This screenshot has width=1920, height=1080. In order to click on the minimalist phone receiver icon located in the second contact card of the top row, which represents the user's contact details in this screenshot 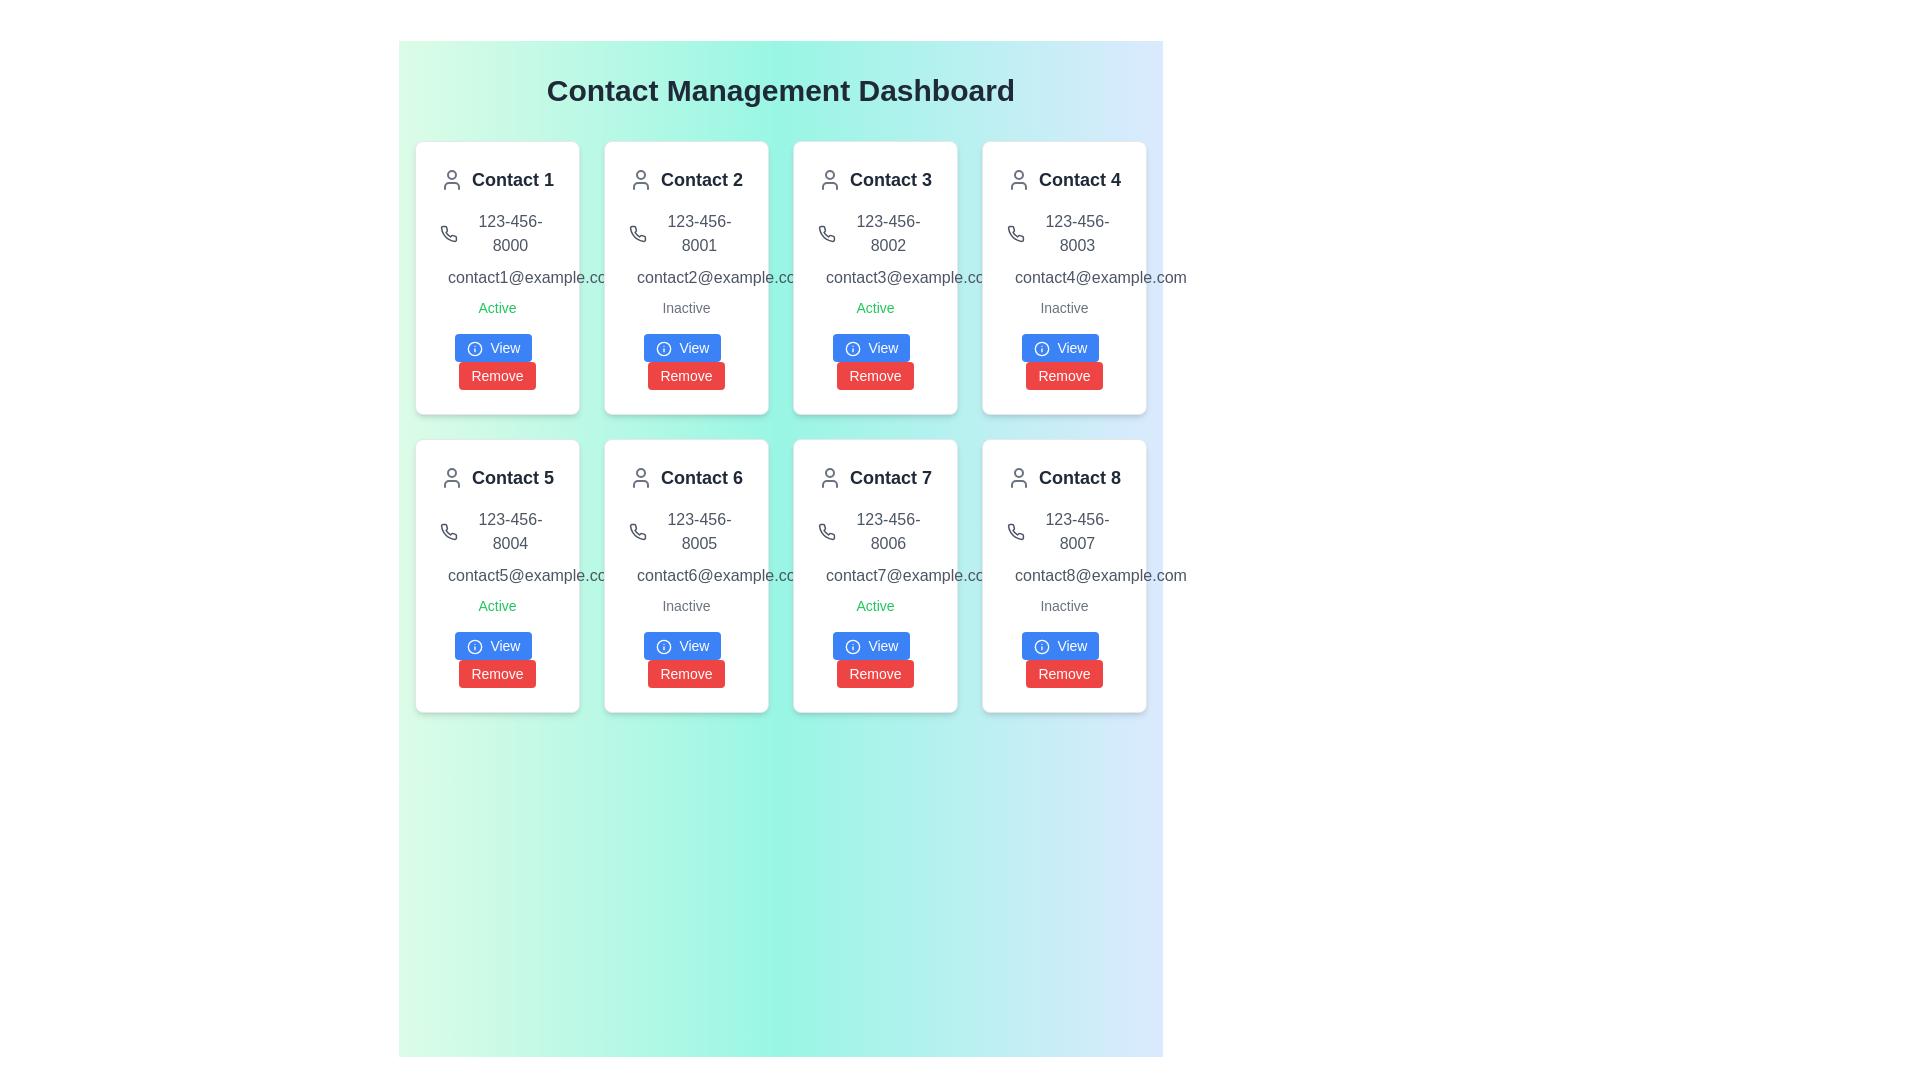, I will do `click(637, 233)`.